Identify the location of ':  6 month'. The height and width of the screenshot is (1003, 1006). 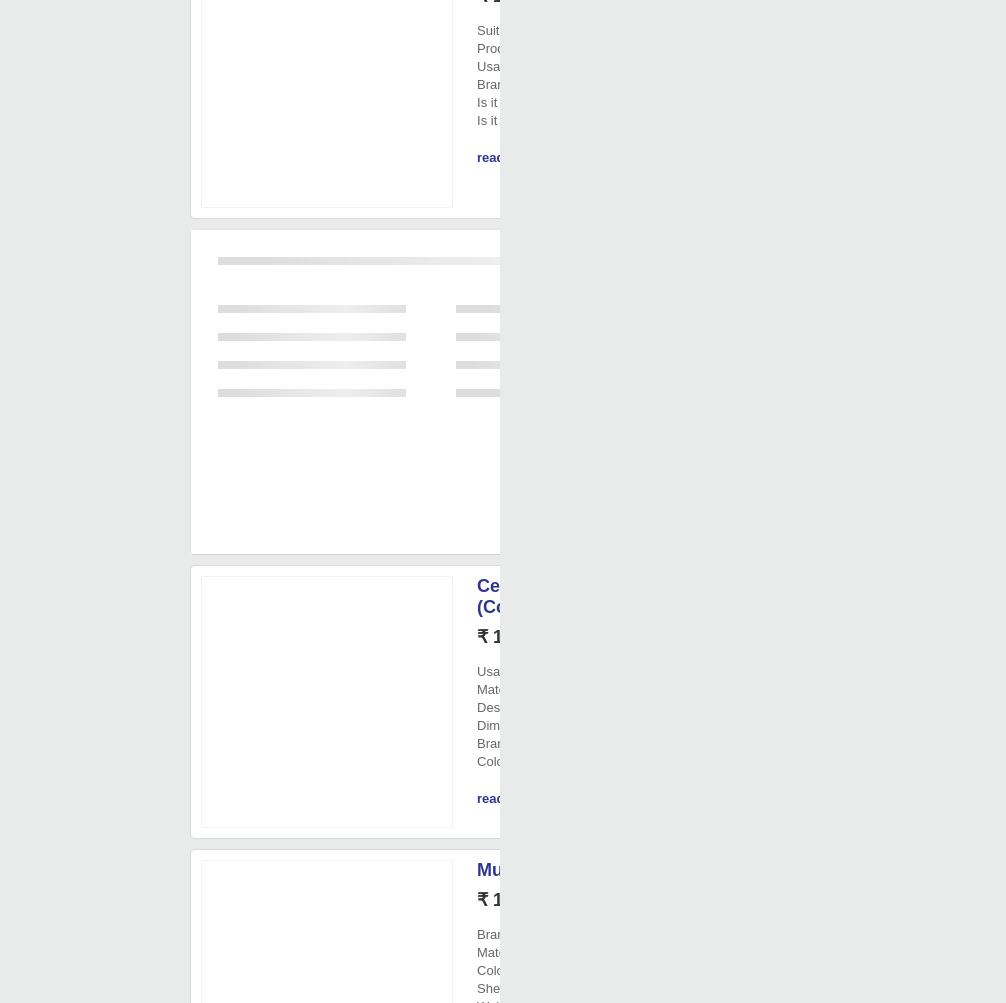
(558, 987).